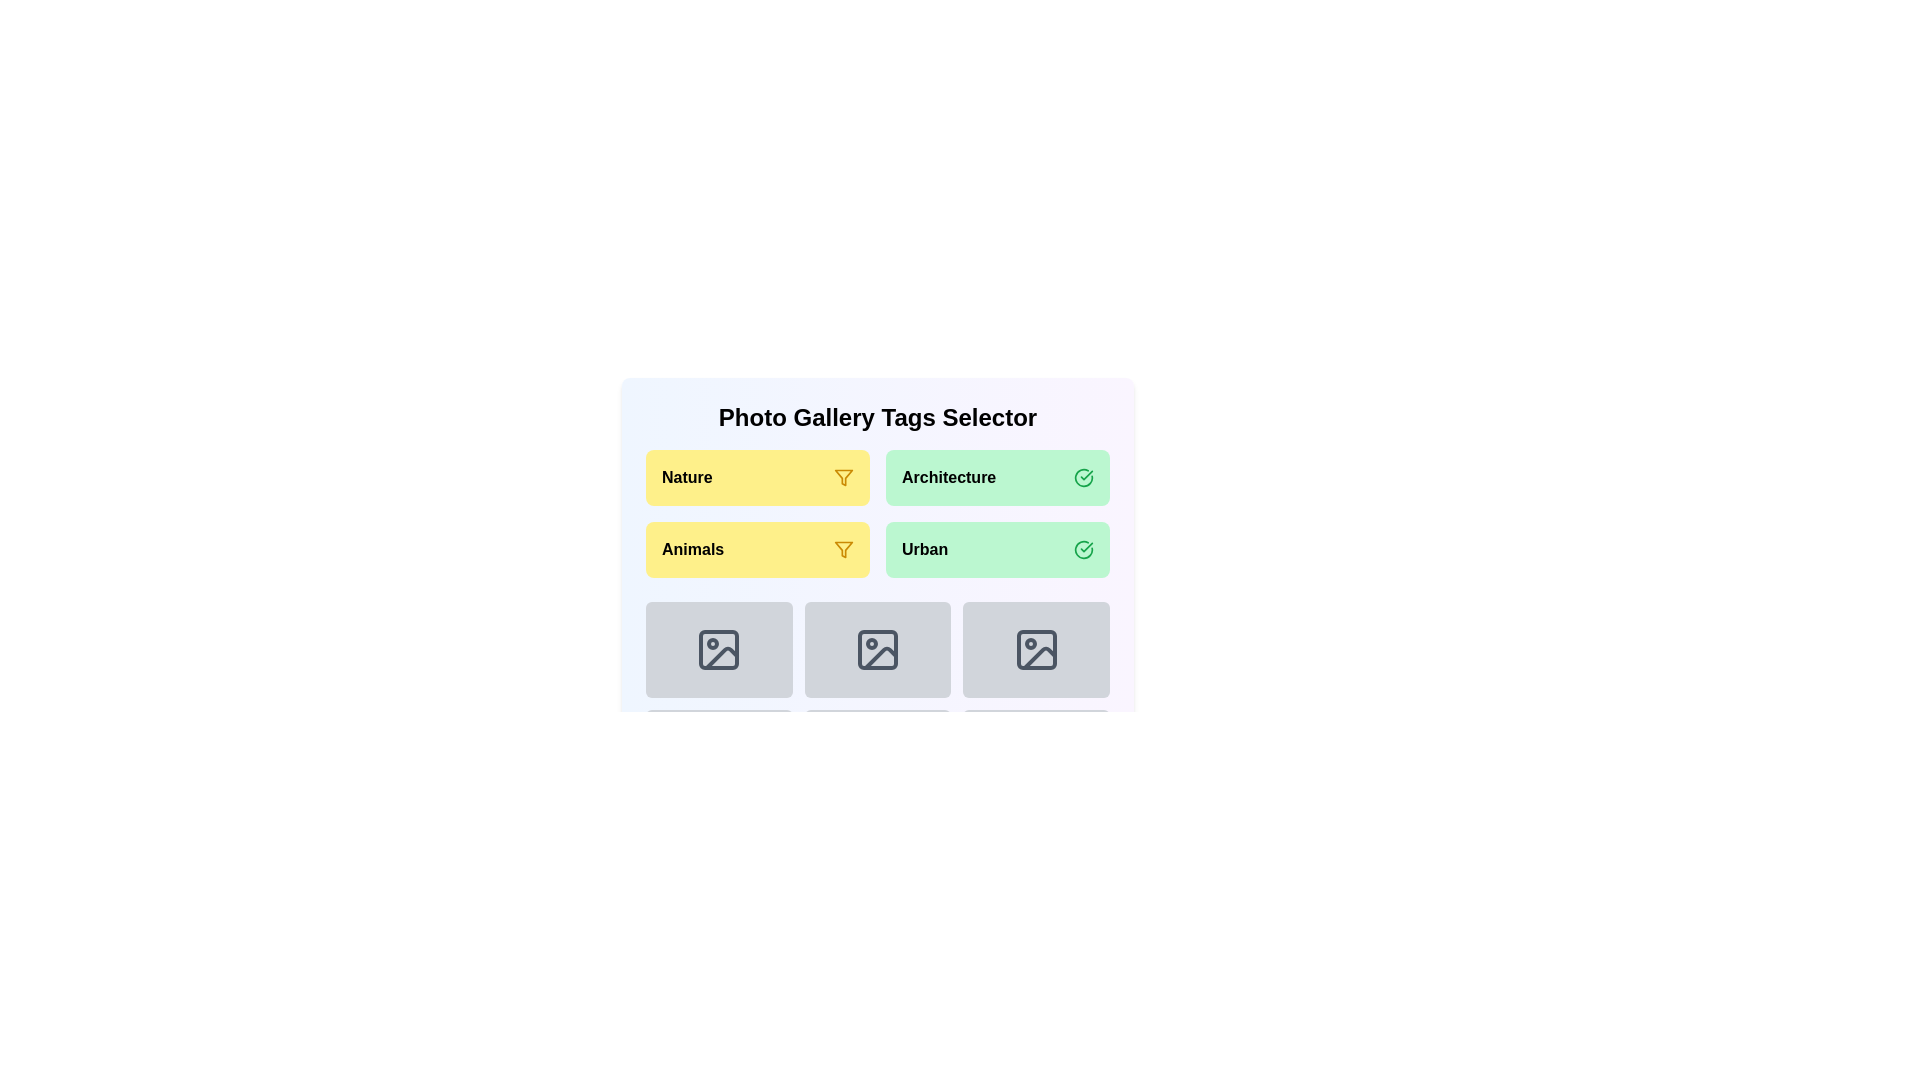 This screenshot has width=1920, height=1080. I want to click on the category Architecture by clicking its button, so click(998, 478).